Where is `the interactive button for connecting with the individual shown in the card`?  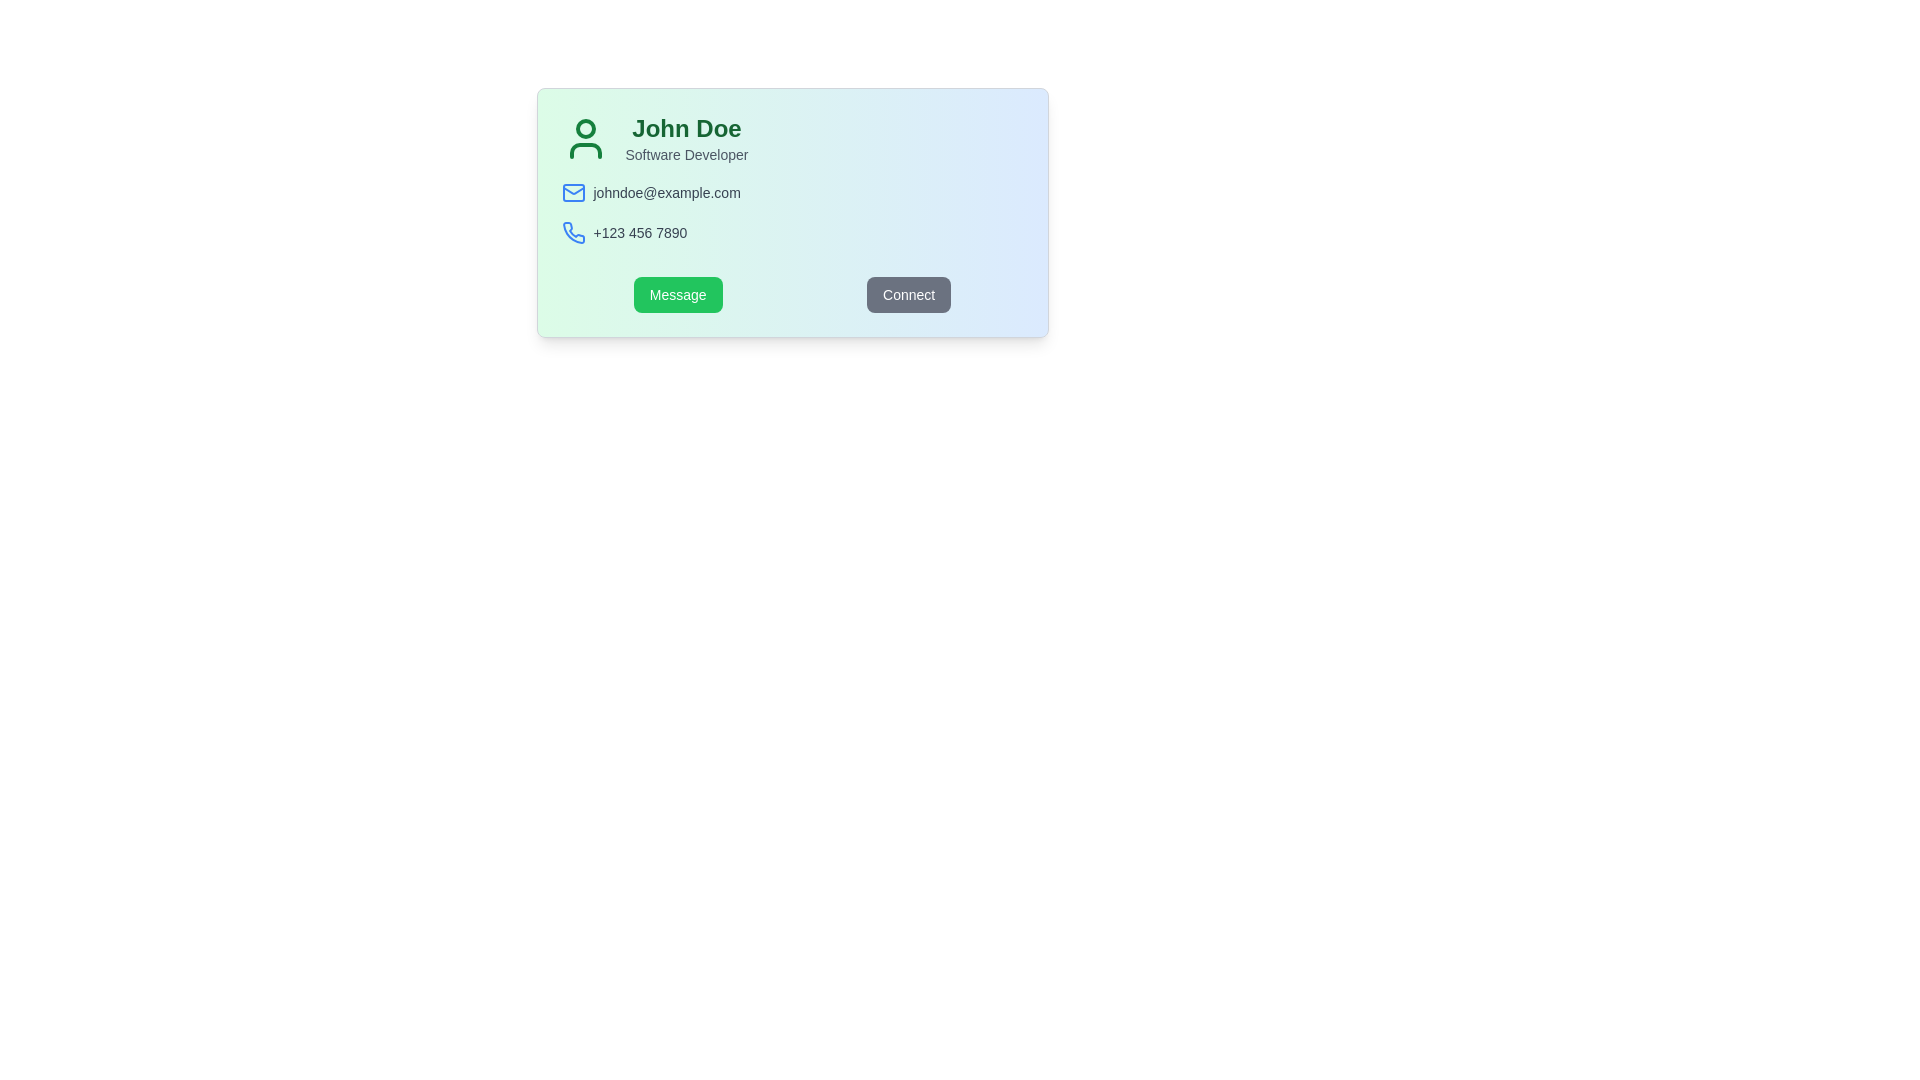
the interactive button for connecting with the individual shown in the card is located at coordinates (908, 294).